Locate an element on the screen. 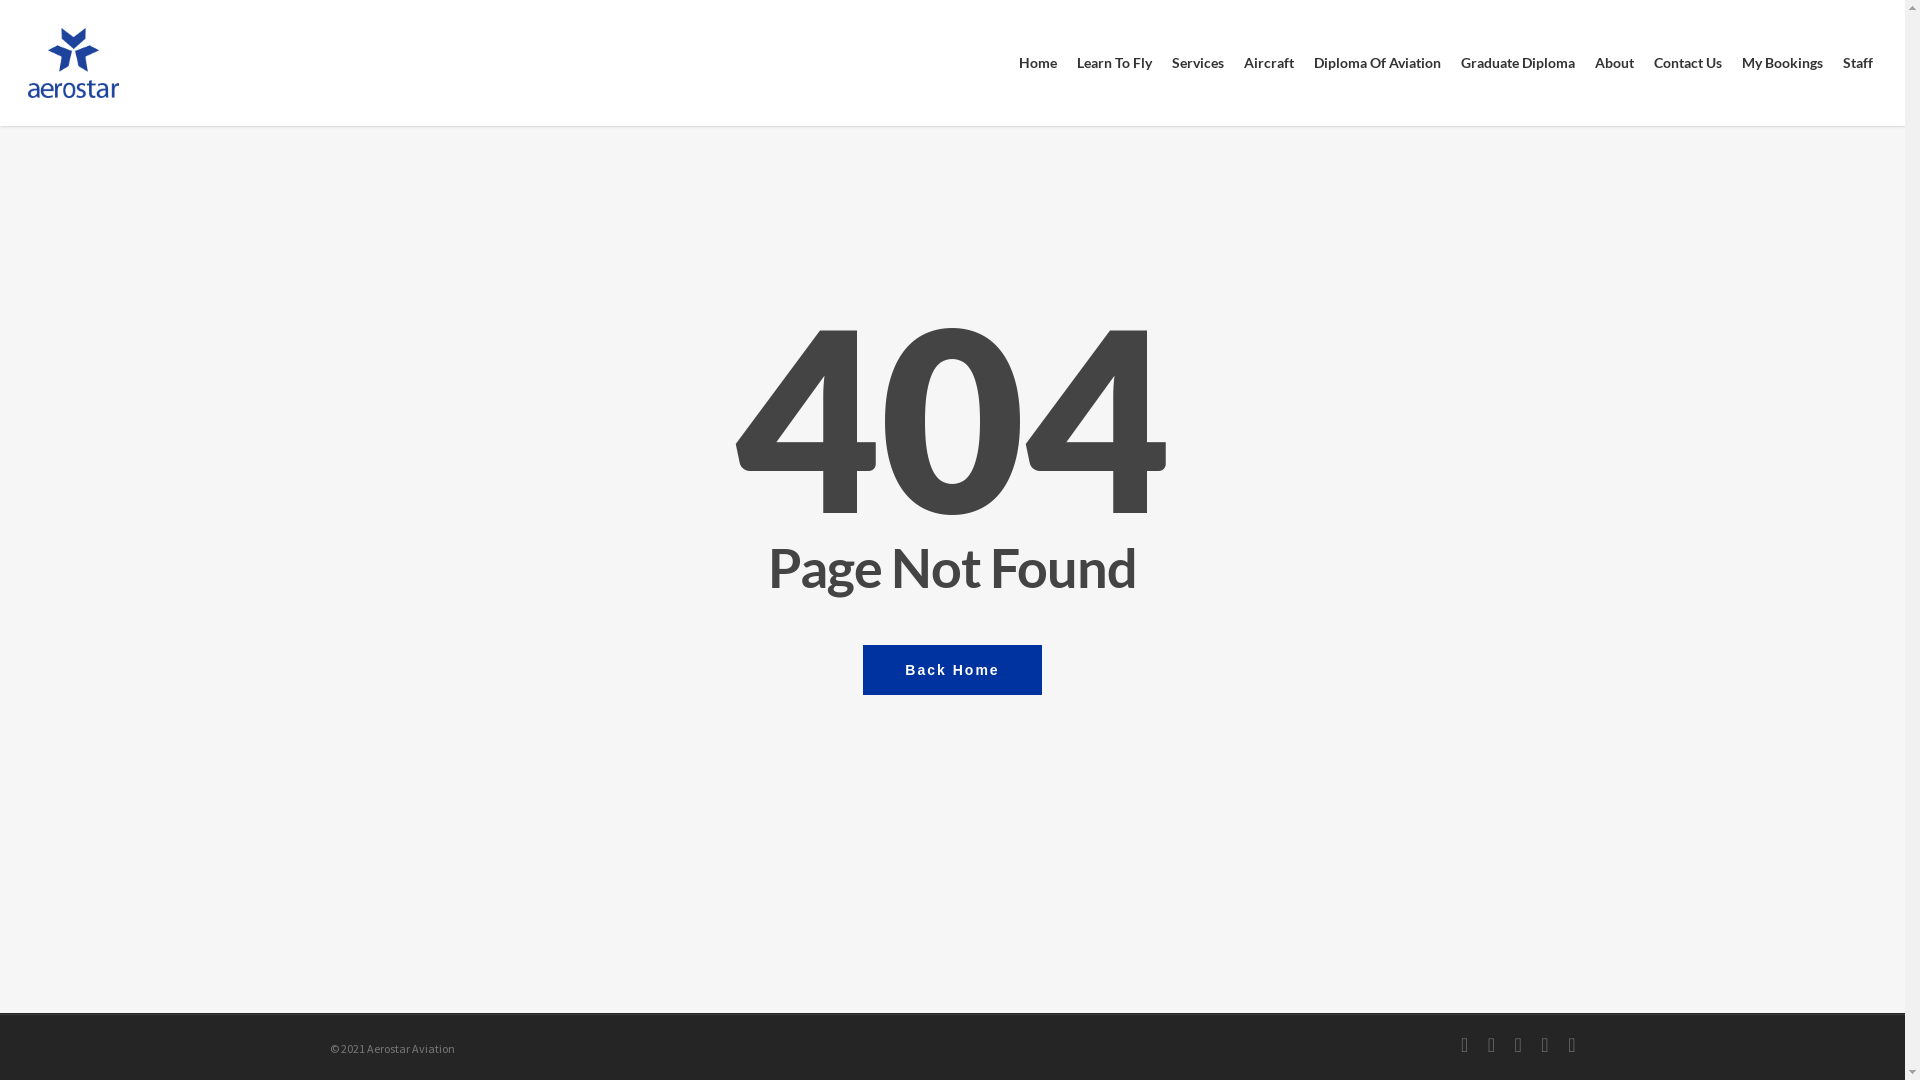  'Aircraft' is located at coordinates (1267, 61).